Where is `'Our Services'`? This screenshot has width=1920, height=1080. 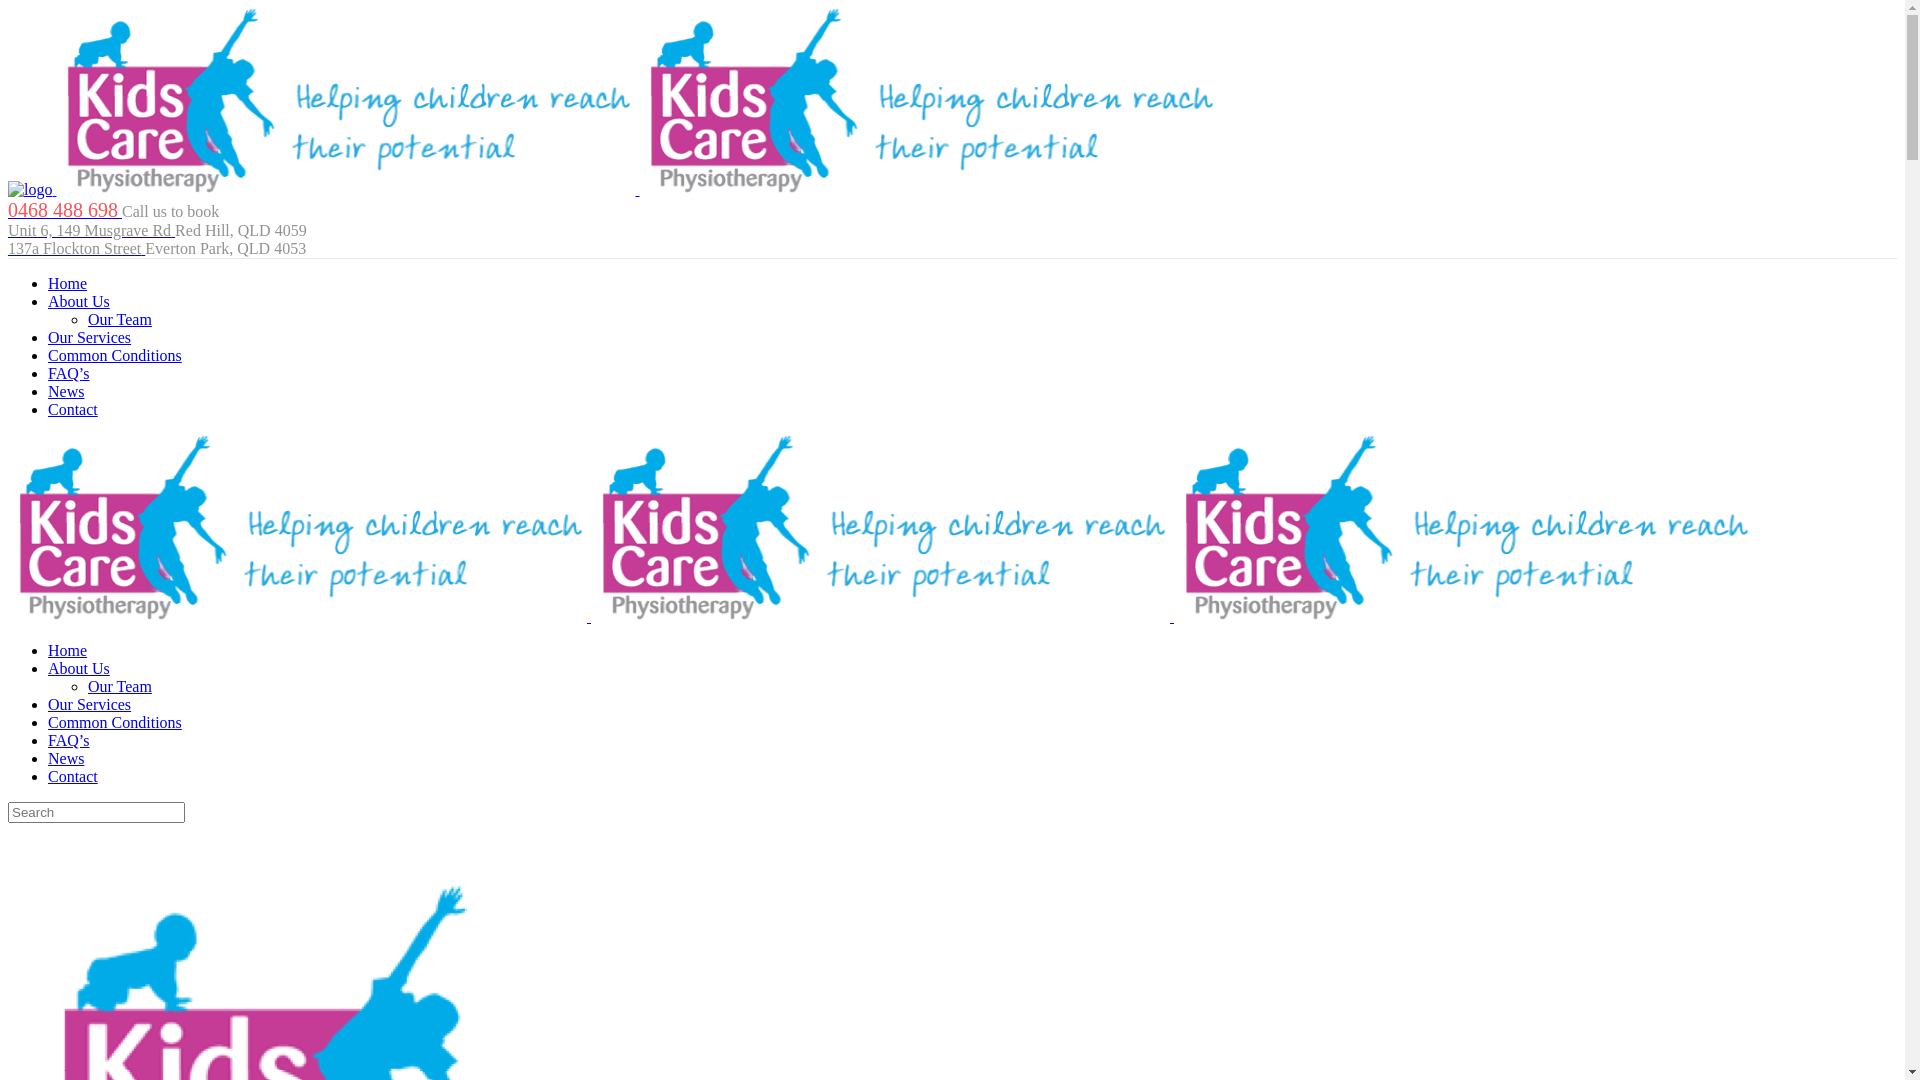
'Our Services' is located at coordinates (88, 703).